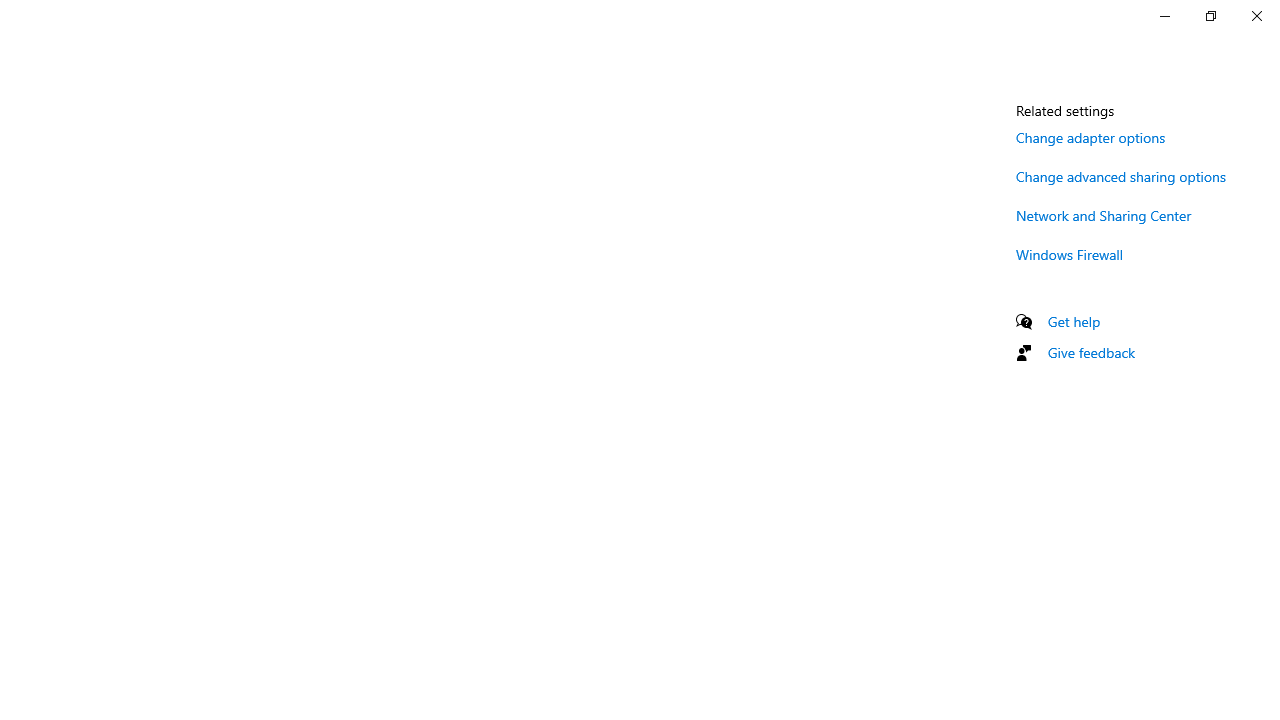 The image size is (1280, 720). I want to click on 'Network and Sharing Center', so click(1103, 215).